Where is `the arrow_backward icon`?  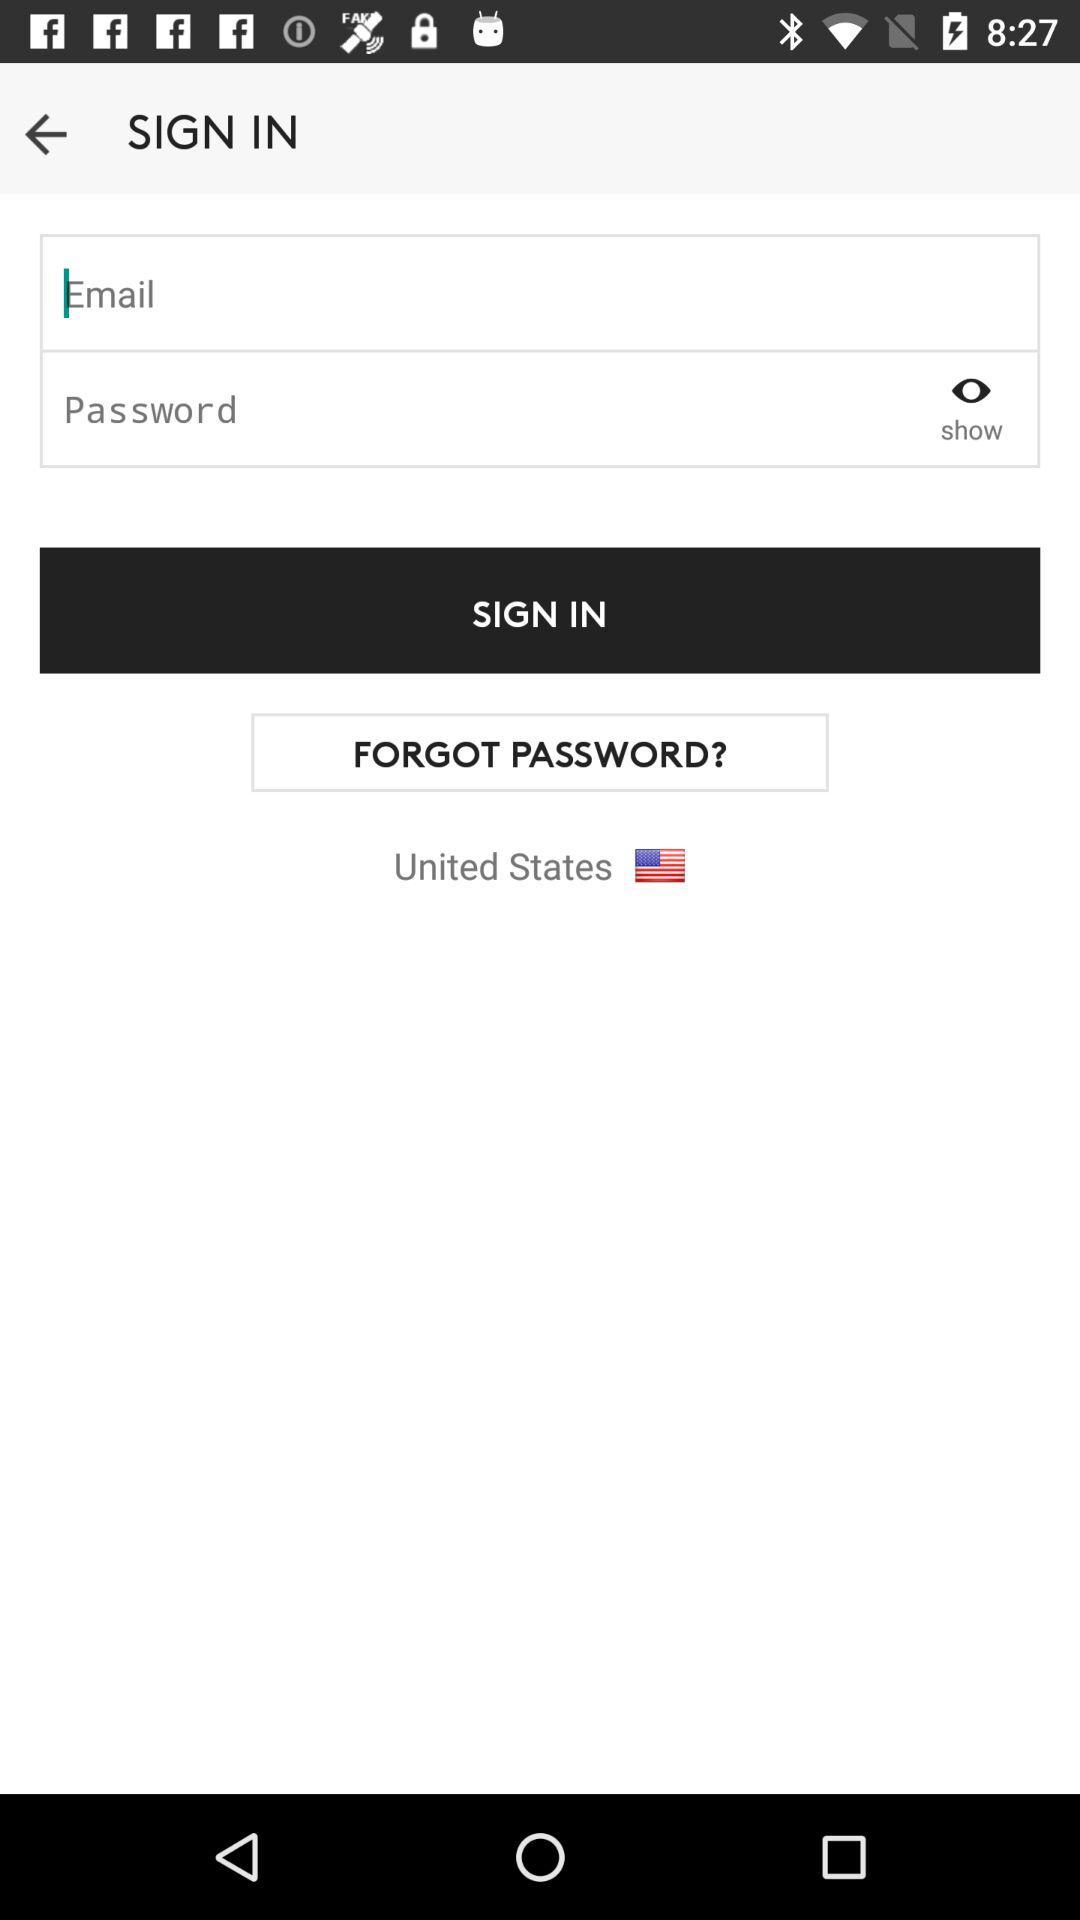
the arrow_backward icon is located at coordinates (45, 127).